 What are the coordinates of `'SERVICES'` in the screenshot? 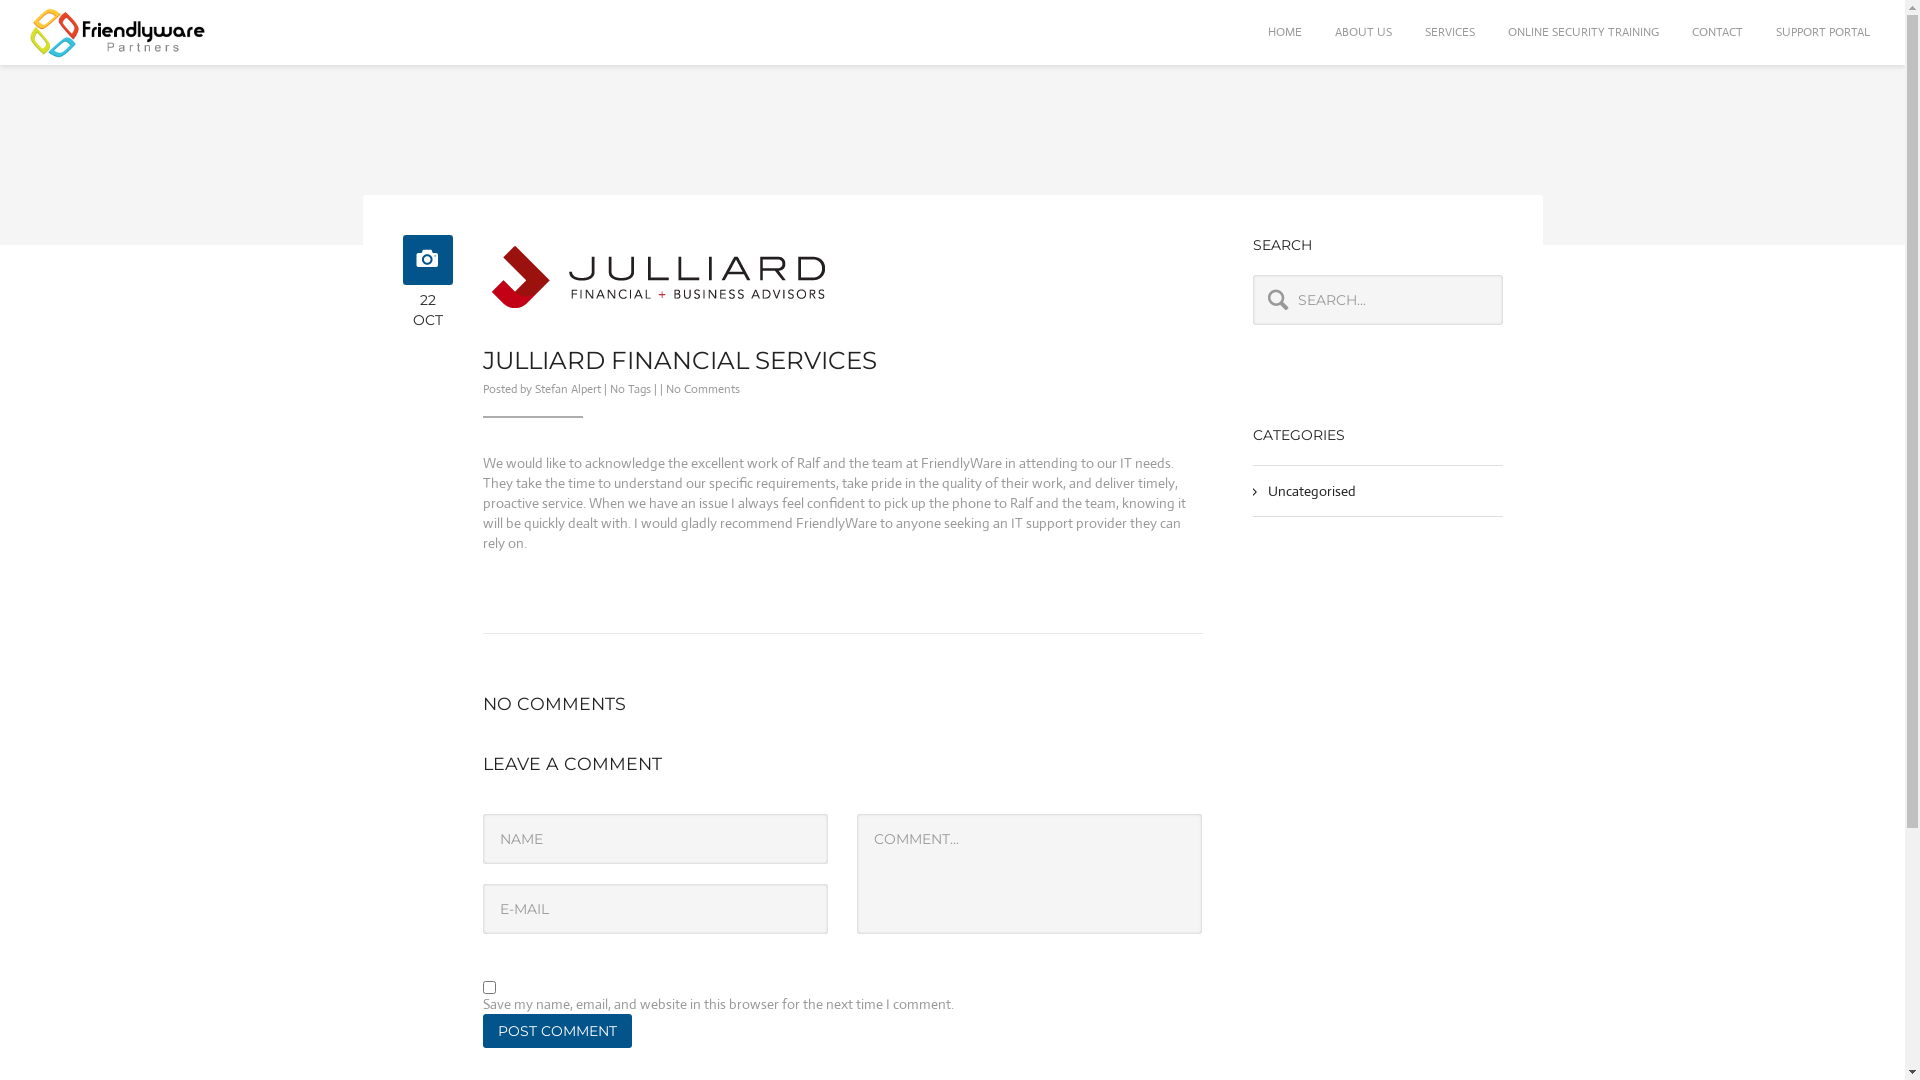 It's located at (1409, 32).